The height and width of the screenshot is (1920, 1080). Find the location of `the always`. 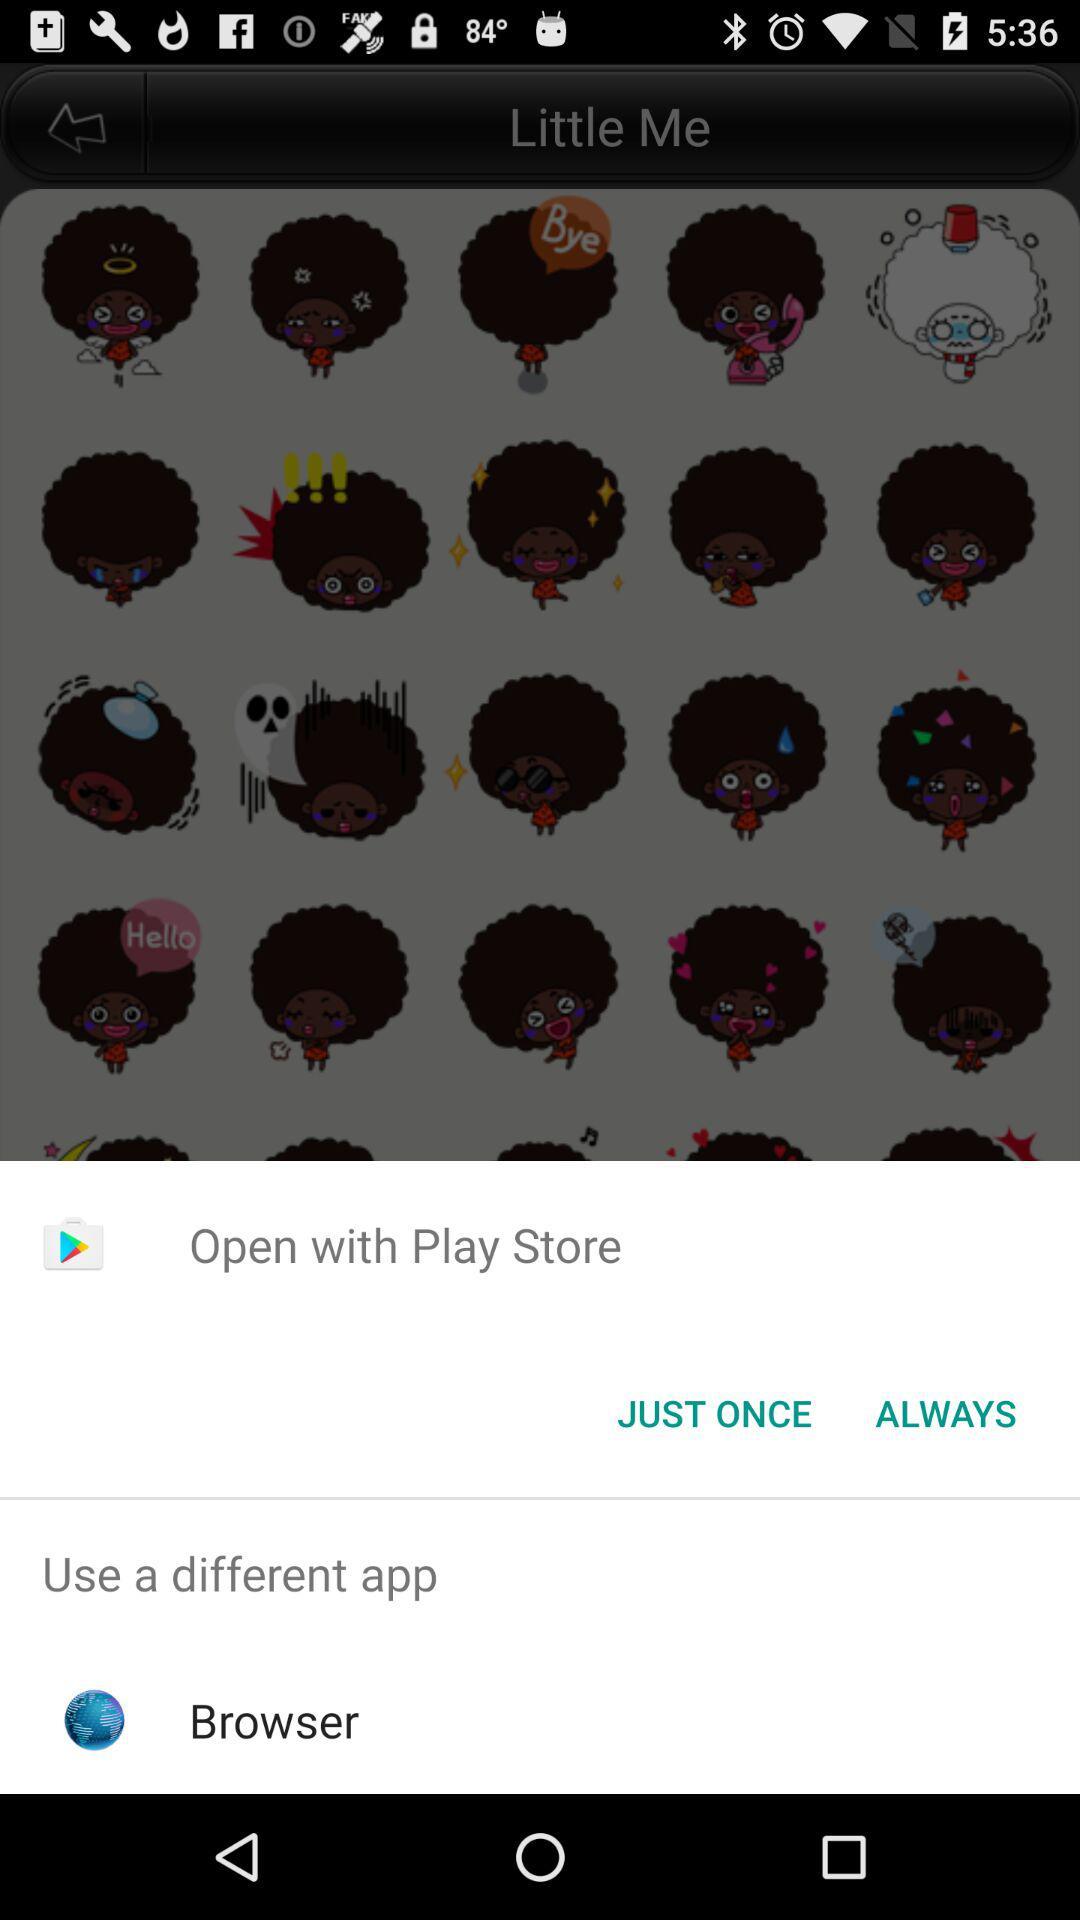

the always is located at coordinates (945, 1411).